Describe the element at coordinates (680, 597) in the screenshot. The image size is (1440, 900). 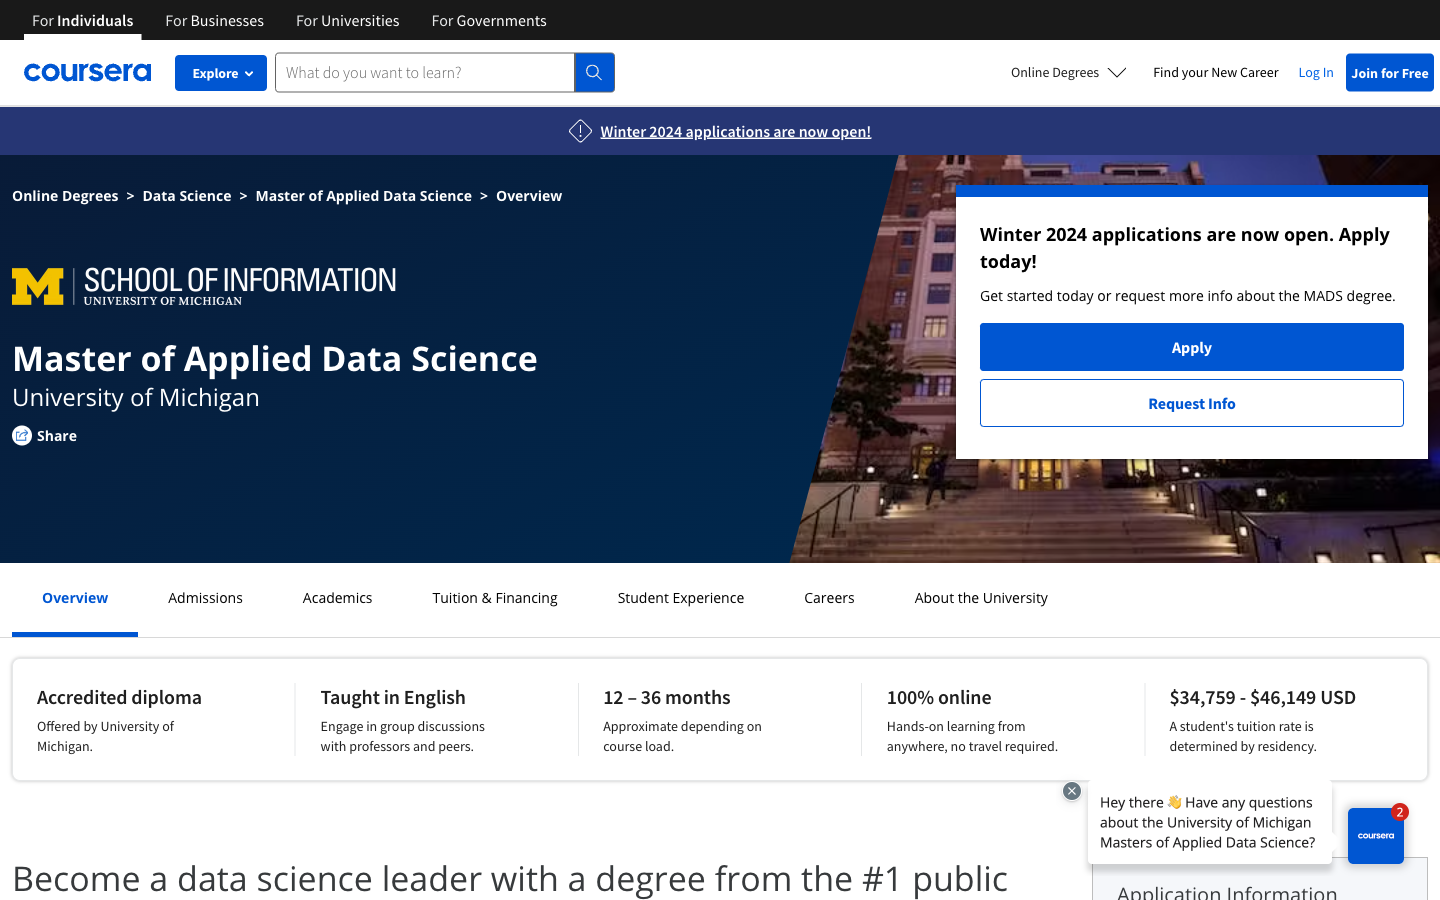
I see `online classes on Cloud Computing` at that location.